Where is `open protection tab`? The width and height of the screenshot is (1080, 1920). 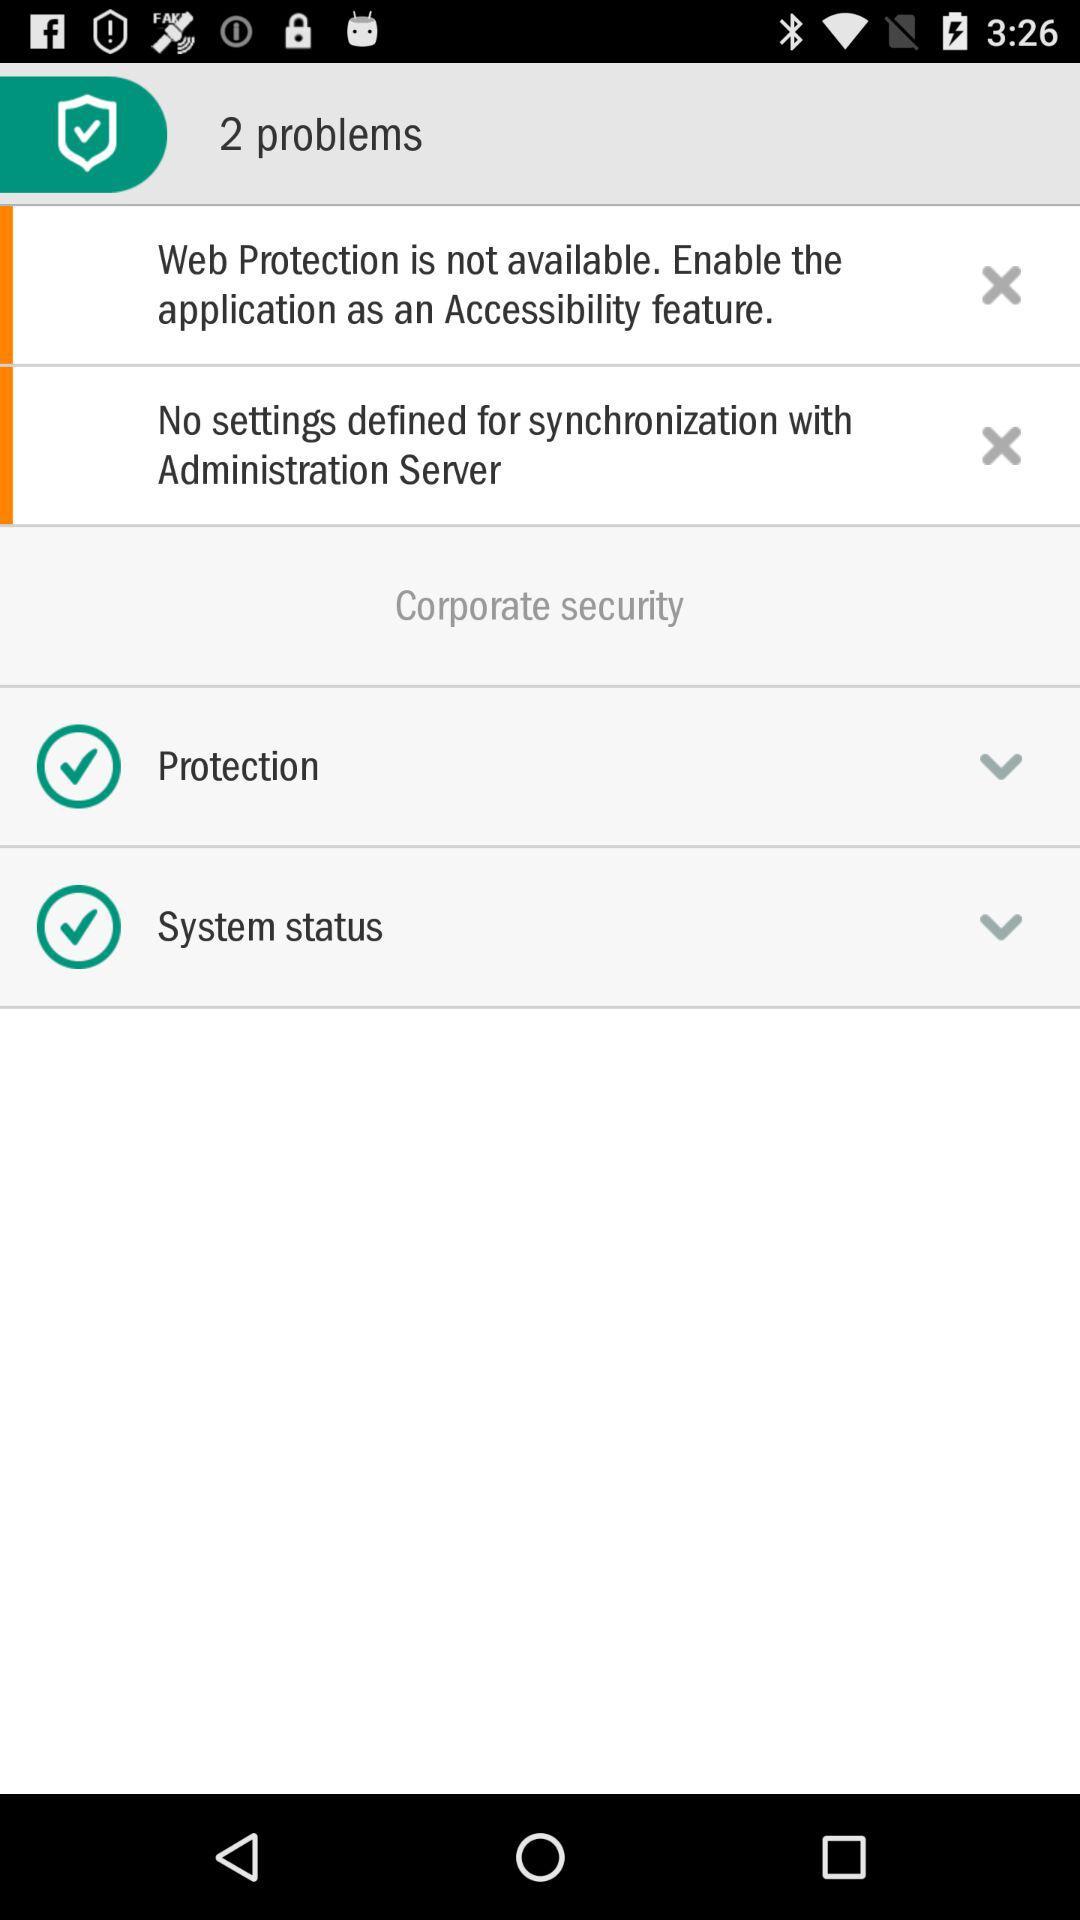
open protection tab is located at coordinates (1001, 765).